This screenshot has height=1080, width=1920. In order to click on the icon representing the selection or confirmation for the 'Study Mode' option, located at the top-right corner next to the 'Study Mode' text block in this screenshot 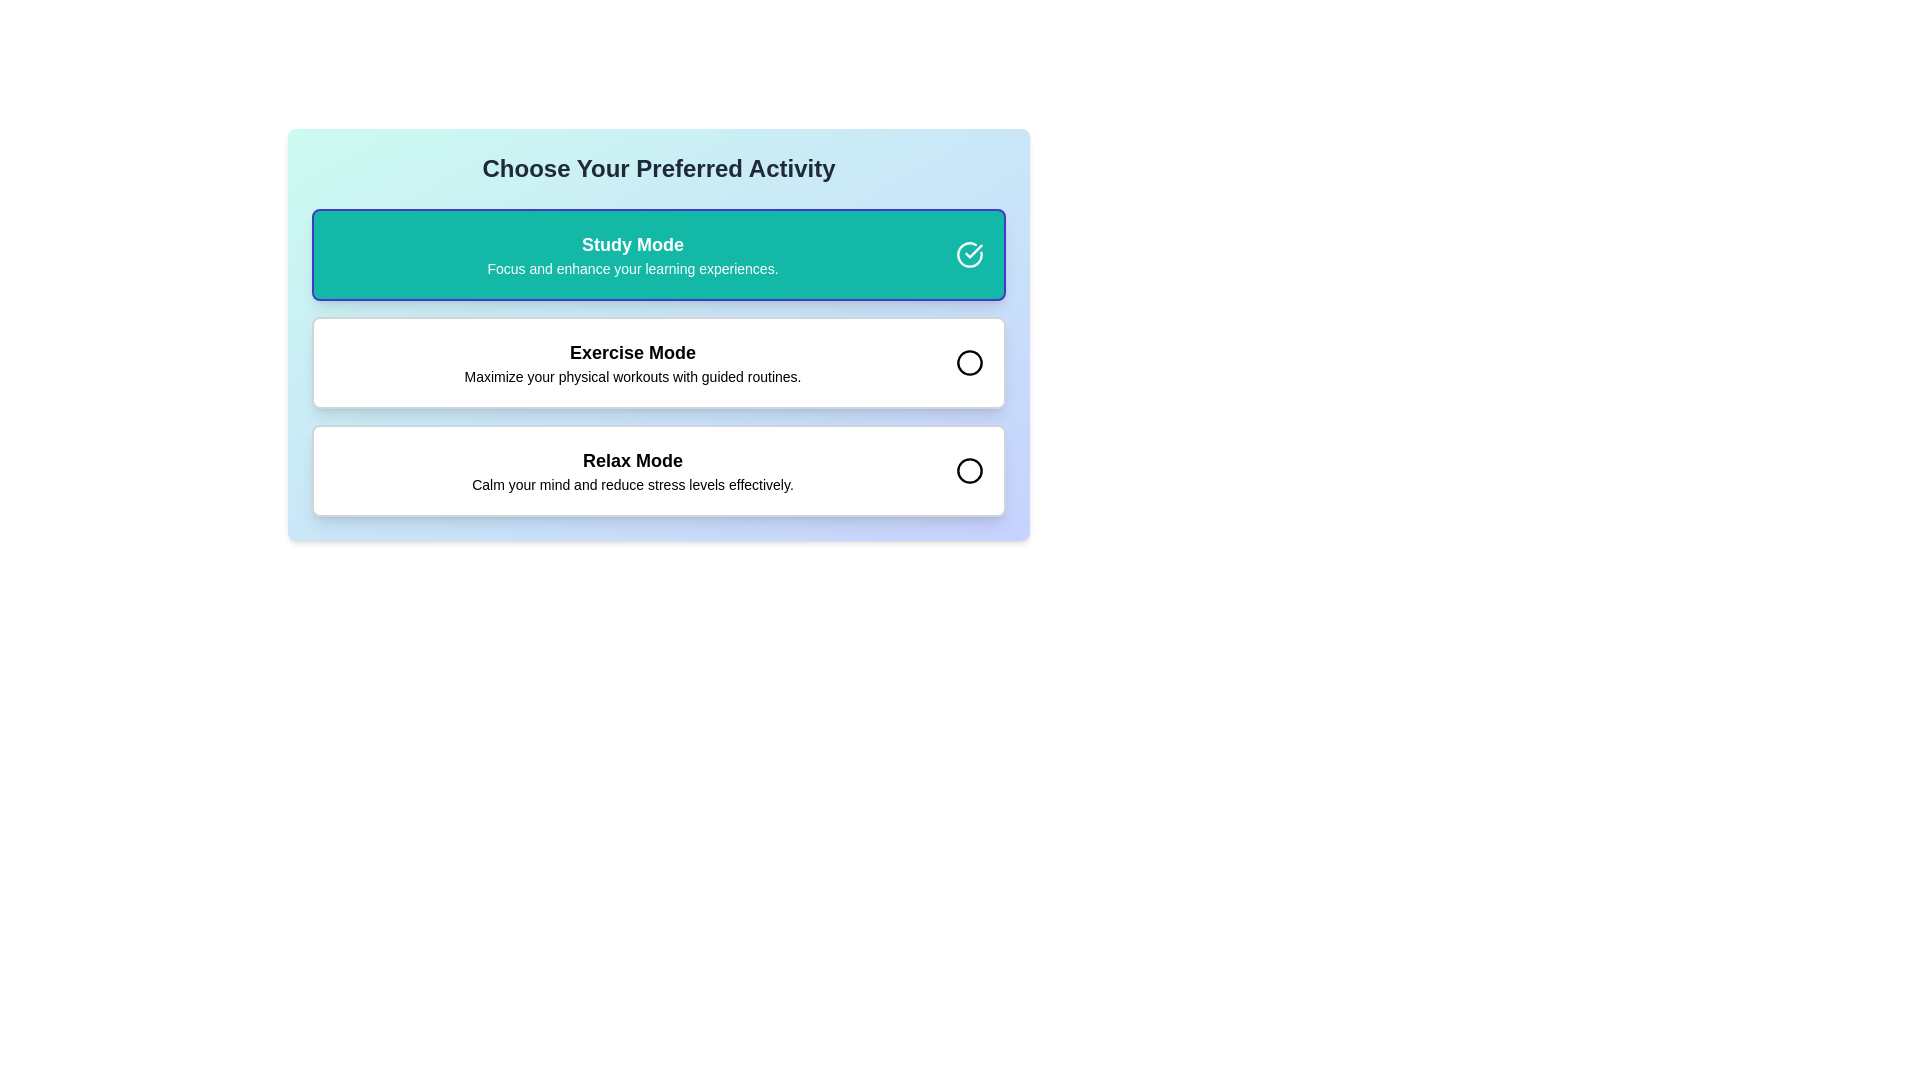, I will do `click(969, 253)`.